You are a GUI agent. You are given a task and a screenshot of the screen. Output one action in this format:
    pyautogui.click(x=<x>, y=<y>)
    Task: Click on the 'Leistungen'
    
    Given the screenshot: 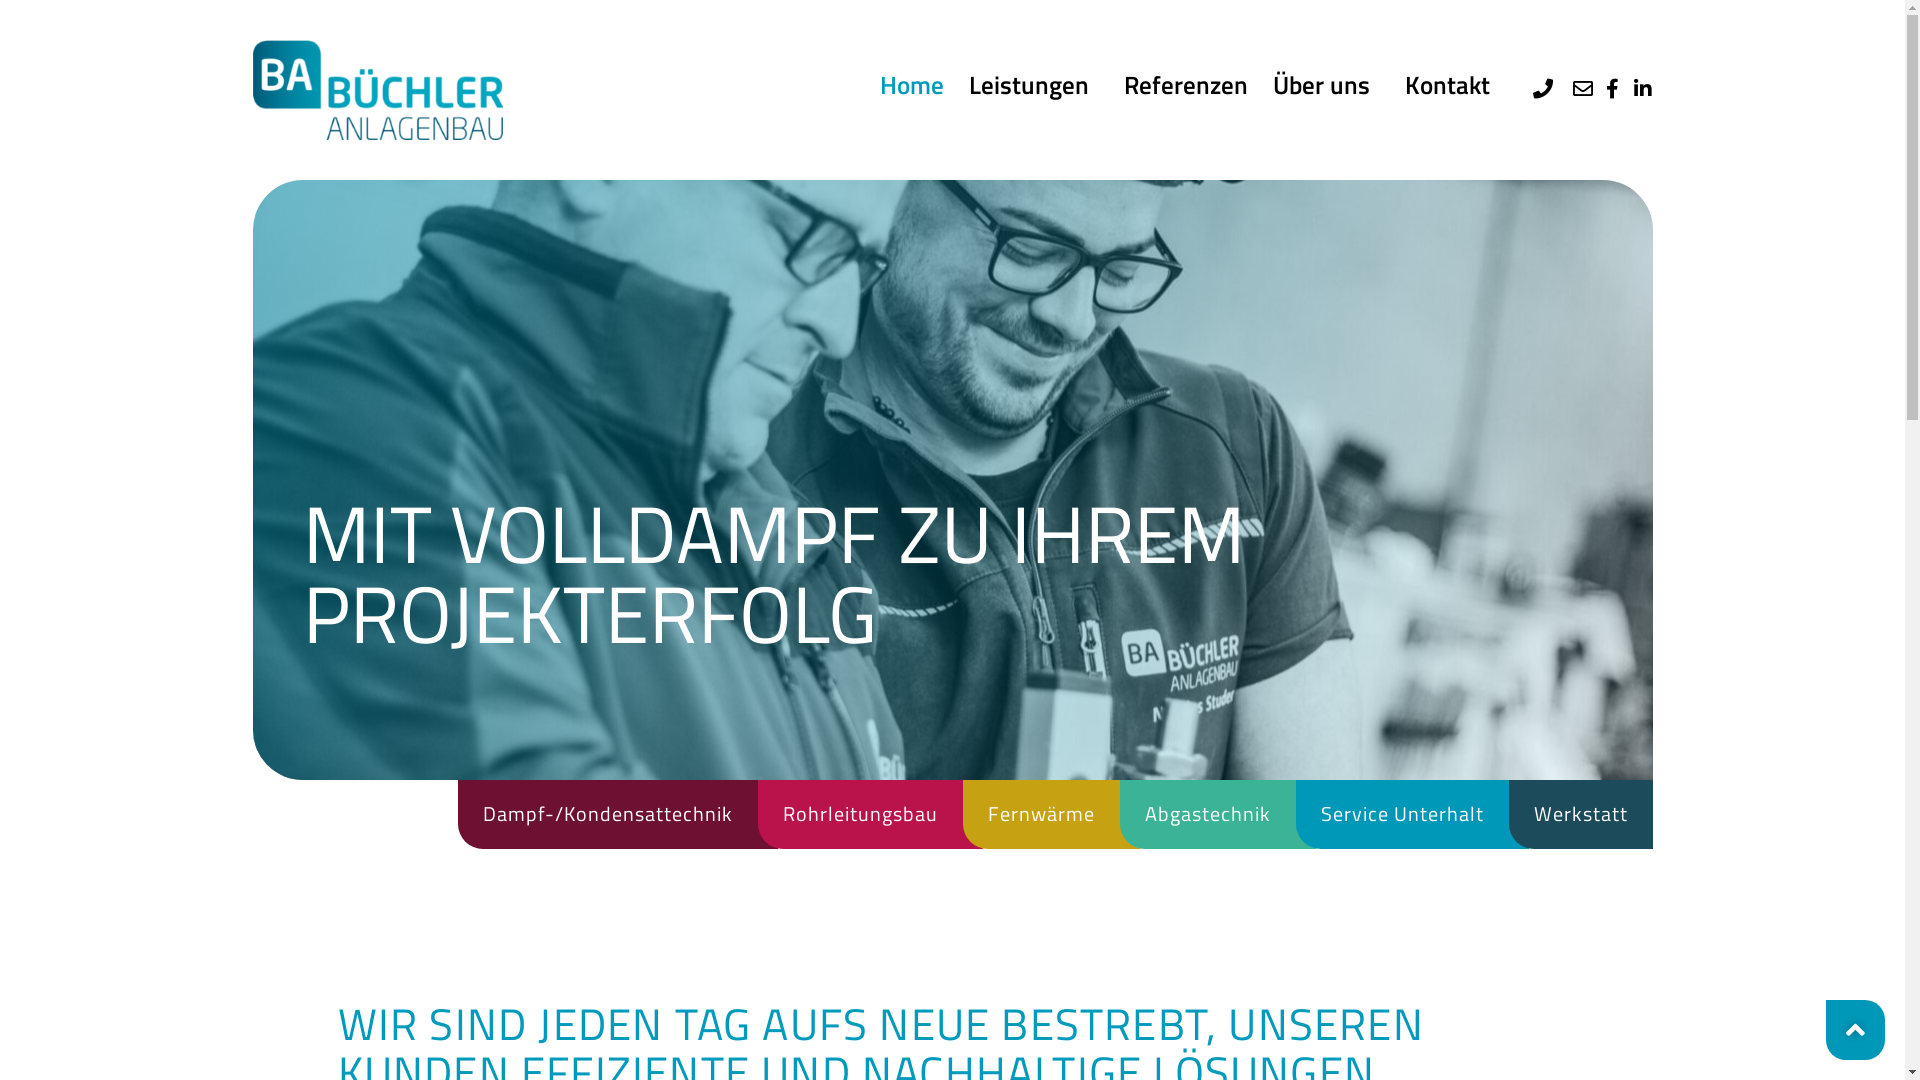 What is the action you would take?
    pyautogui.click(x=1032, y=84)
    